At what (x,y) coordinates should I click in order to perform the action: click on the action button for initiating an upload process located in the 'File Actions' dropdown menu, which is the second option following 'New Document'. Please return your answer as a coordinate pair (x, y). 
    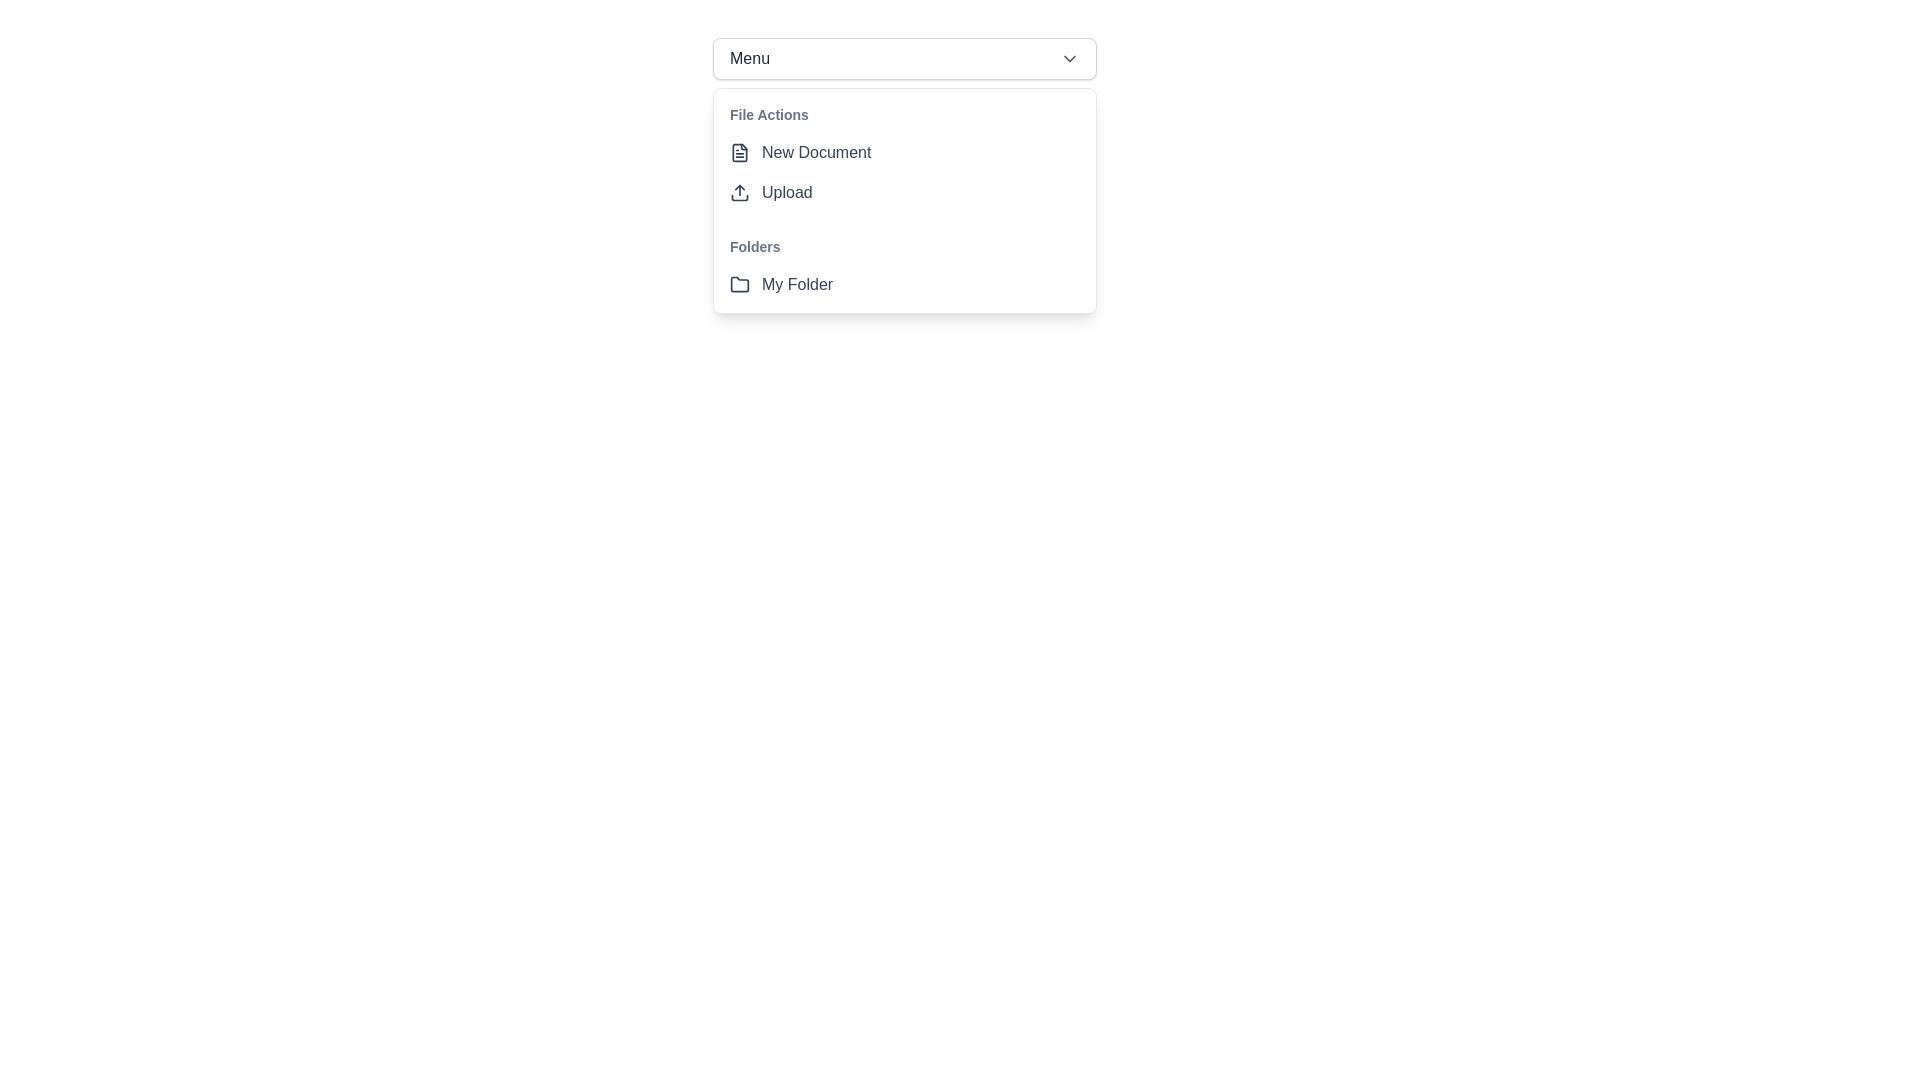
    Looking at the image, I should click on (904, 192).